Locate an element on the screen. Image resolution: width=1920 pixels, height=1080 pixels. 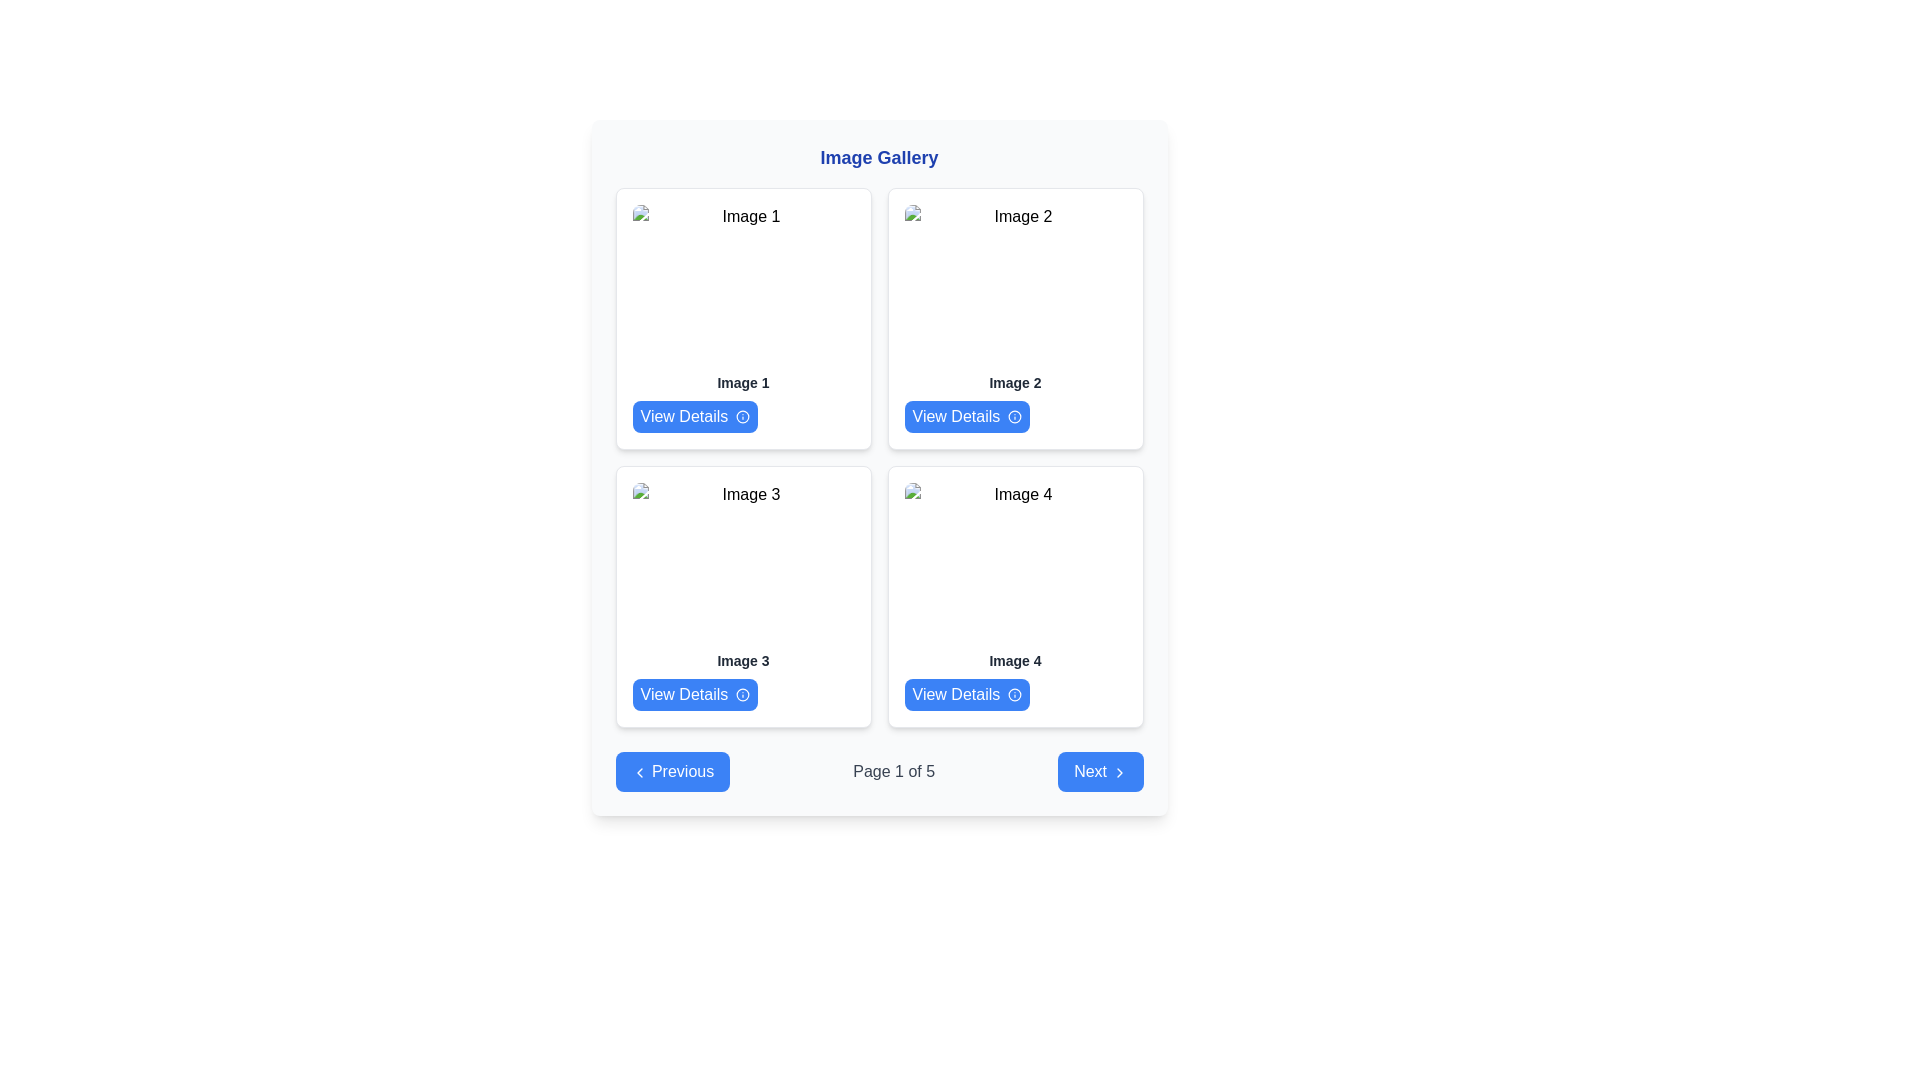
the informational icon located within the 'View Details' button of the fourth item in the image gallery, positioned towards the right side of the button is located at coordinates (1015, 693).